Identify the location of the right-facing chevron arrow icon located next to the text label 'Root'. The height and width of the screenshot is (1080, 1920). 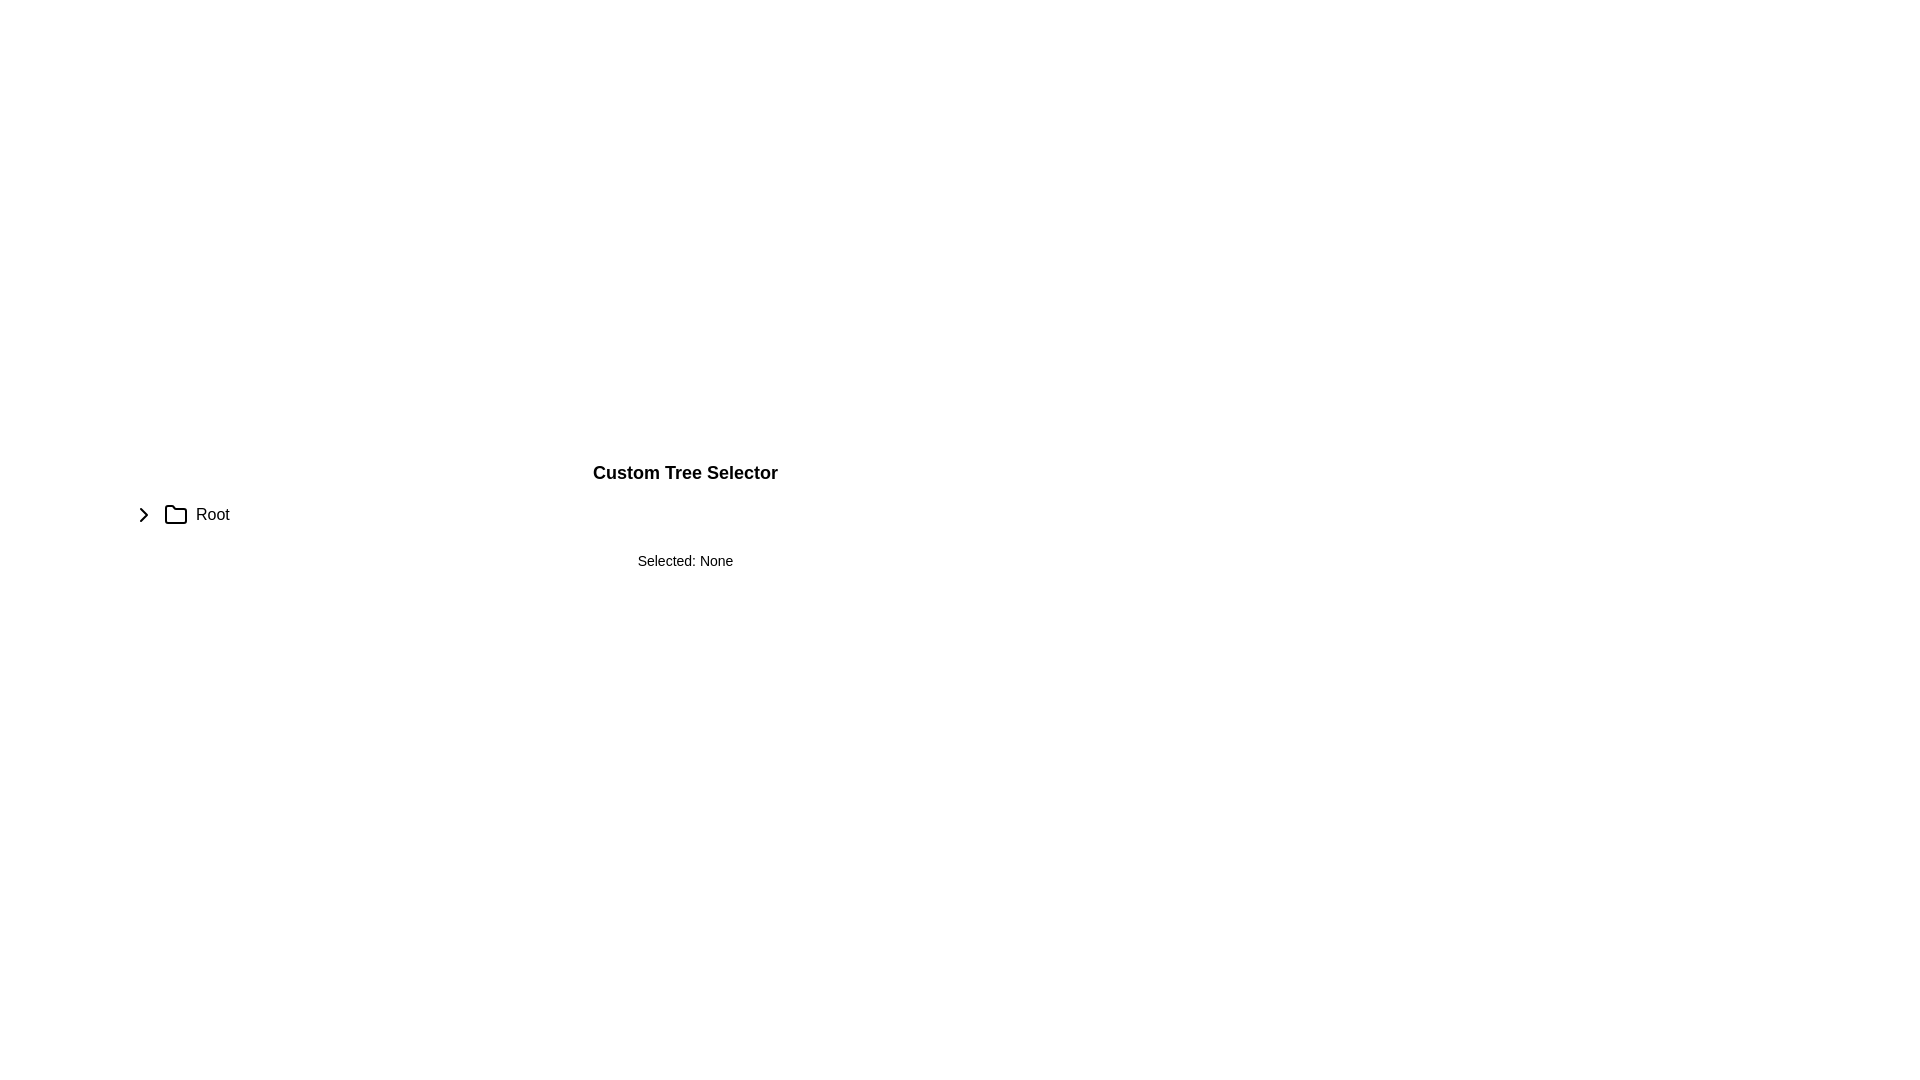
(143, 514).